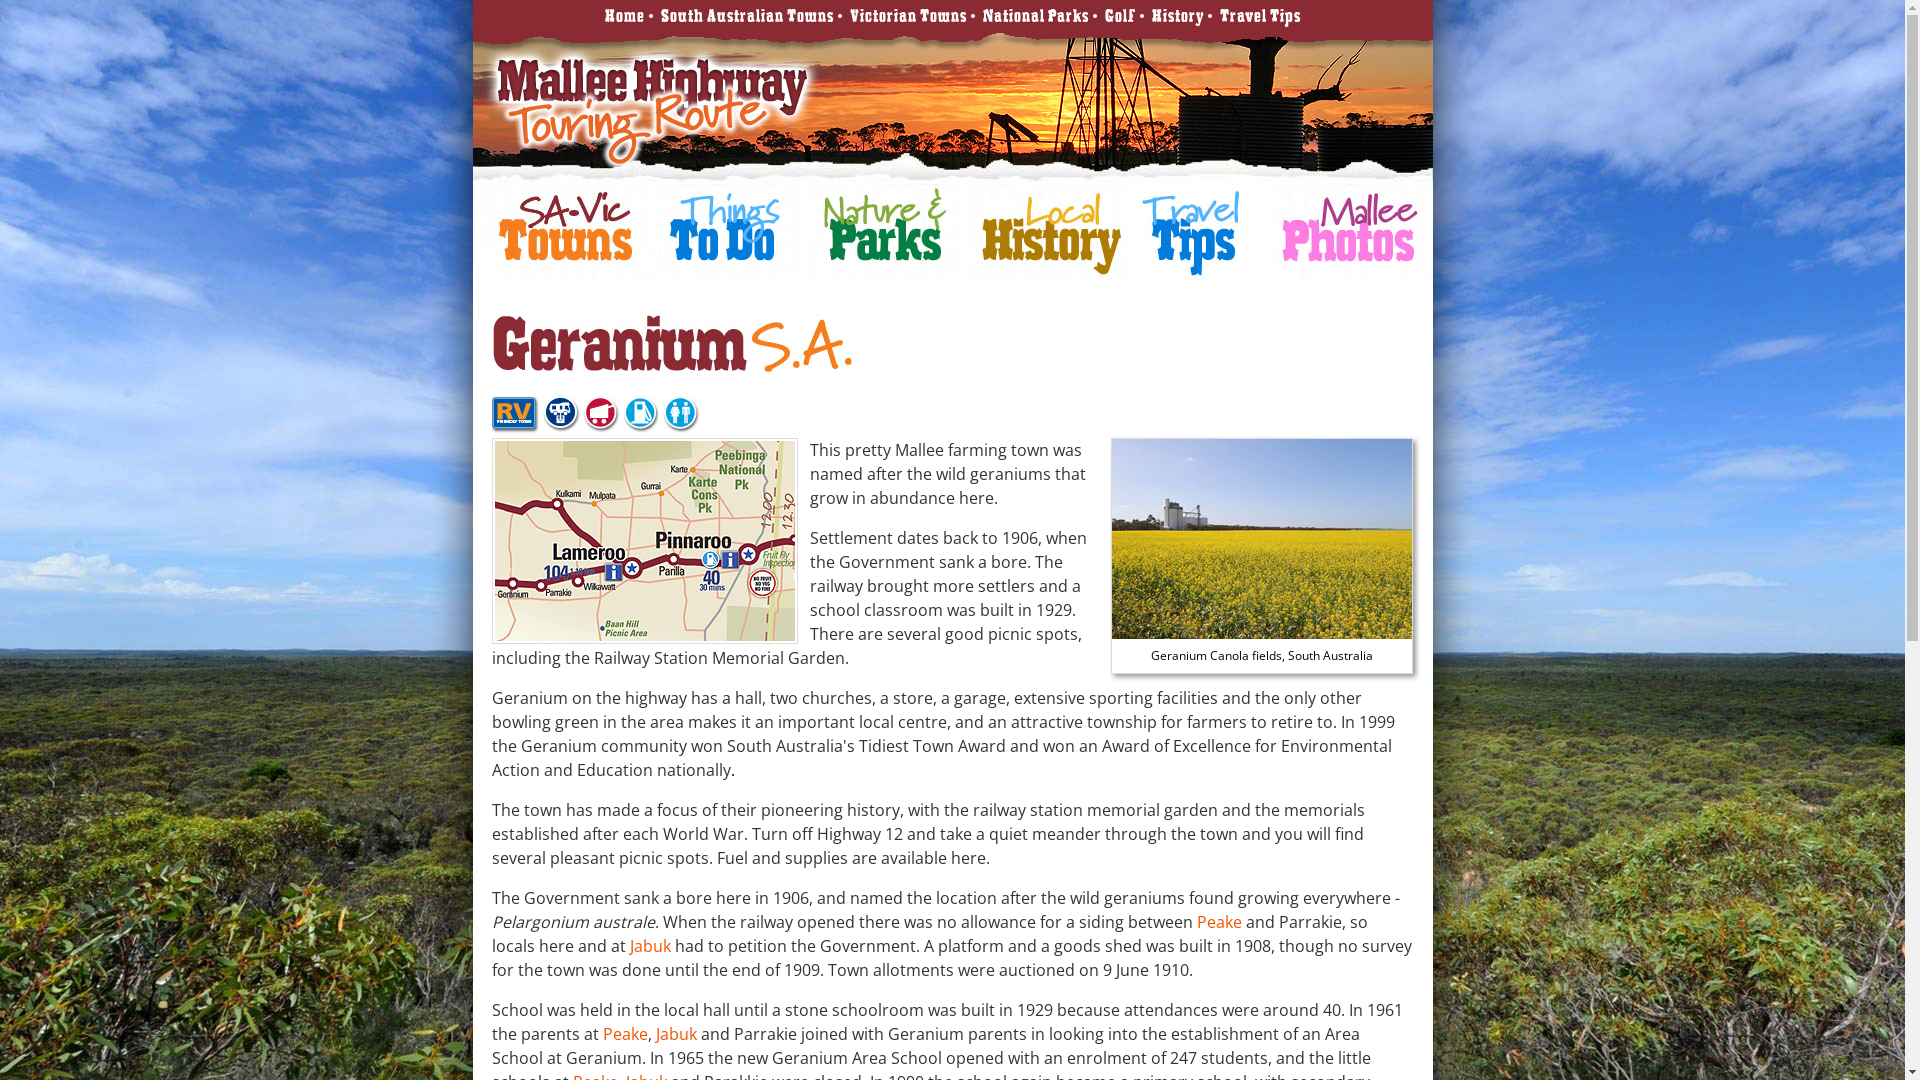 Image resolution: width=1920 pixels, height=1080 pixels. I want to click on 'Jabuk', so click(676, 1033).